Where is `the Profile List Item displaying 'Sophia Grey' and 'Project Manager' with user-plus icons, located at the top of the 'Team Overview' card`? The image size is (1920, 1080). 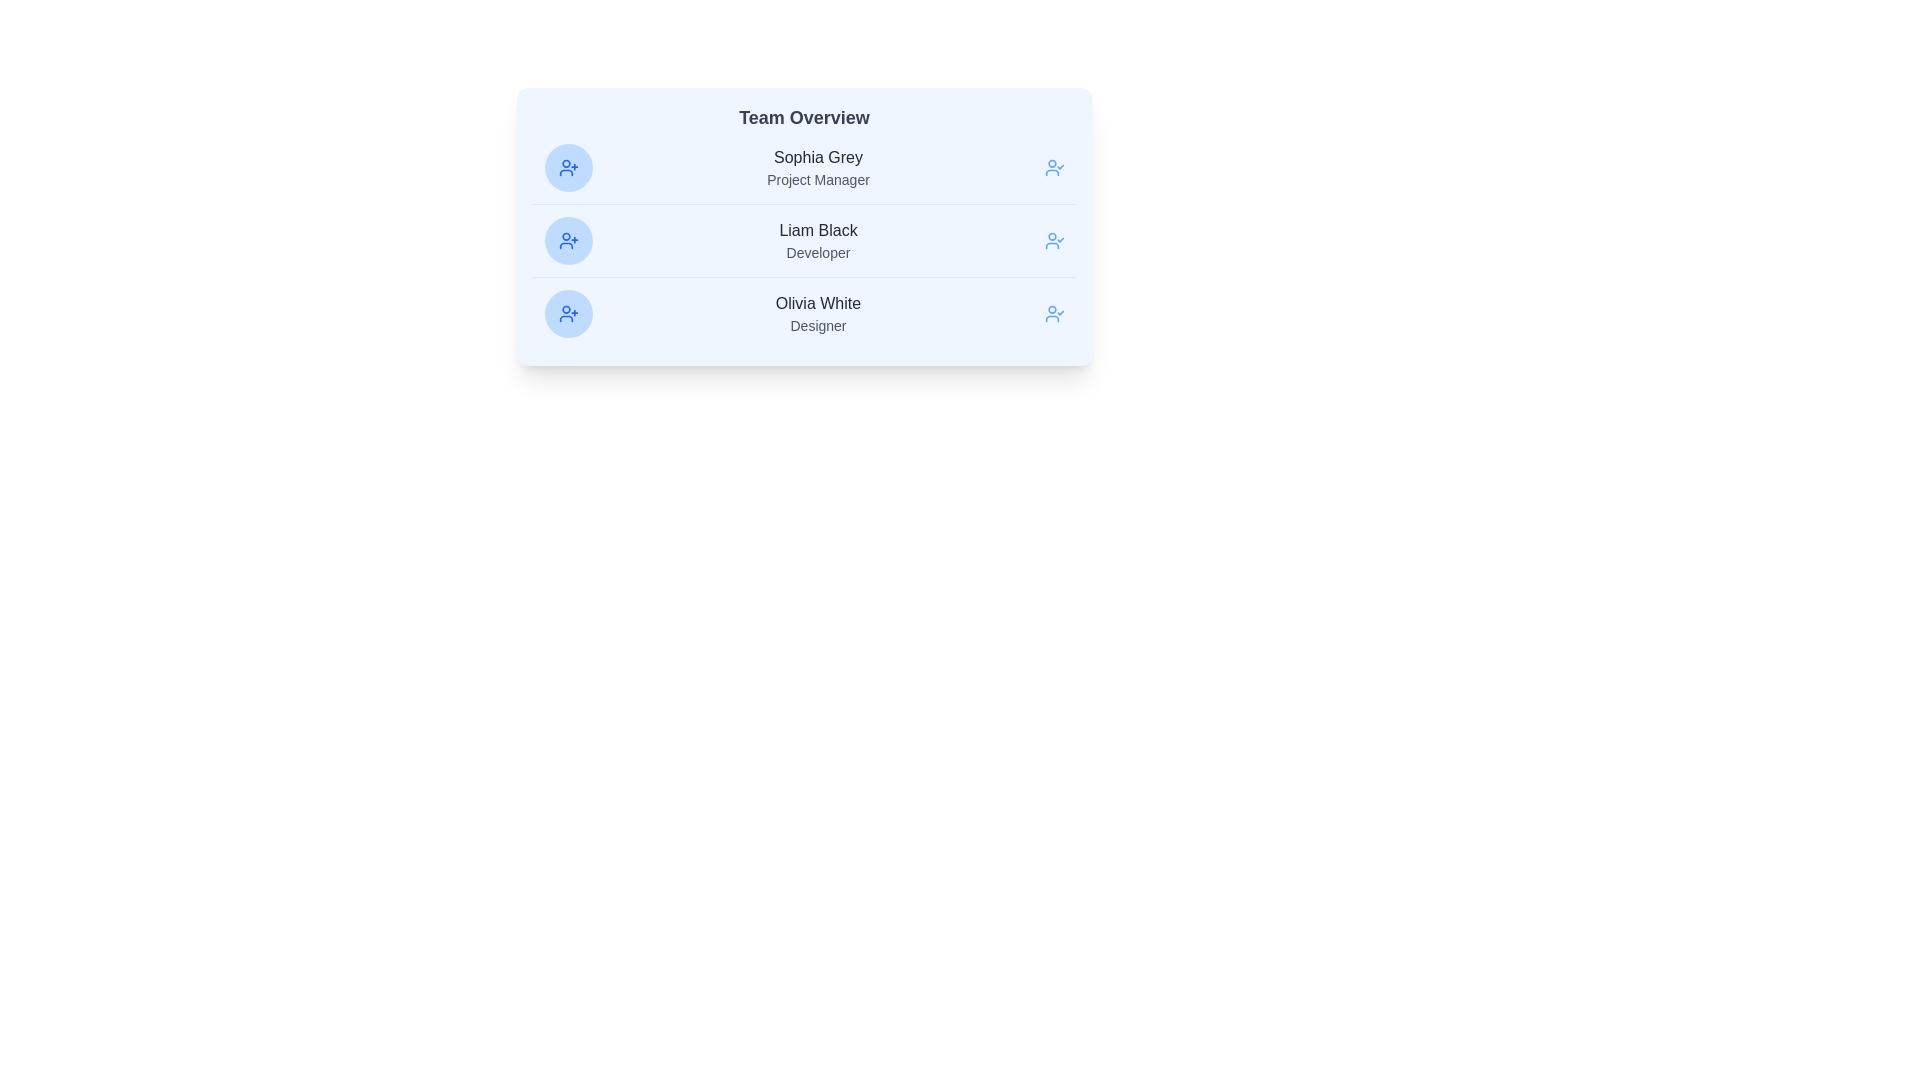 the Profile List Item displaying 'Sophia Grey' and 'Project Manager' with user-plus icons, located at the top of the 'Team Overview' card is located at coordinates (804, 167).